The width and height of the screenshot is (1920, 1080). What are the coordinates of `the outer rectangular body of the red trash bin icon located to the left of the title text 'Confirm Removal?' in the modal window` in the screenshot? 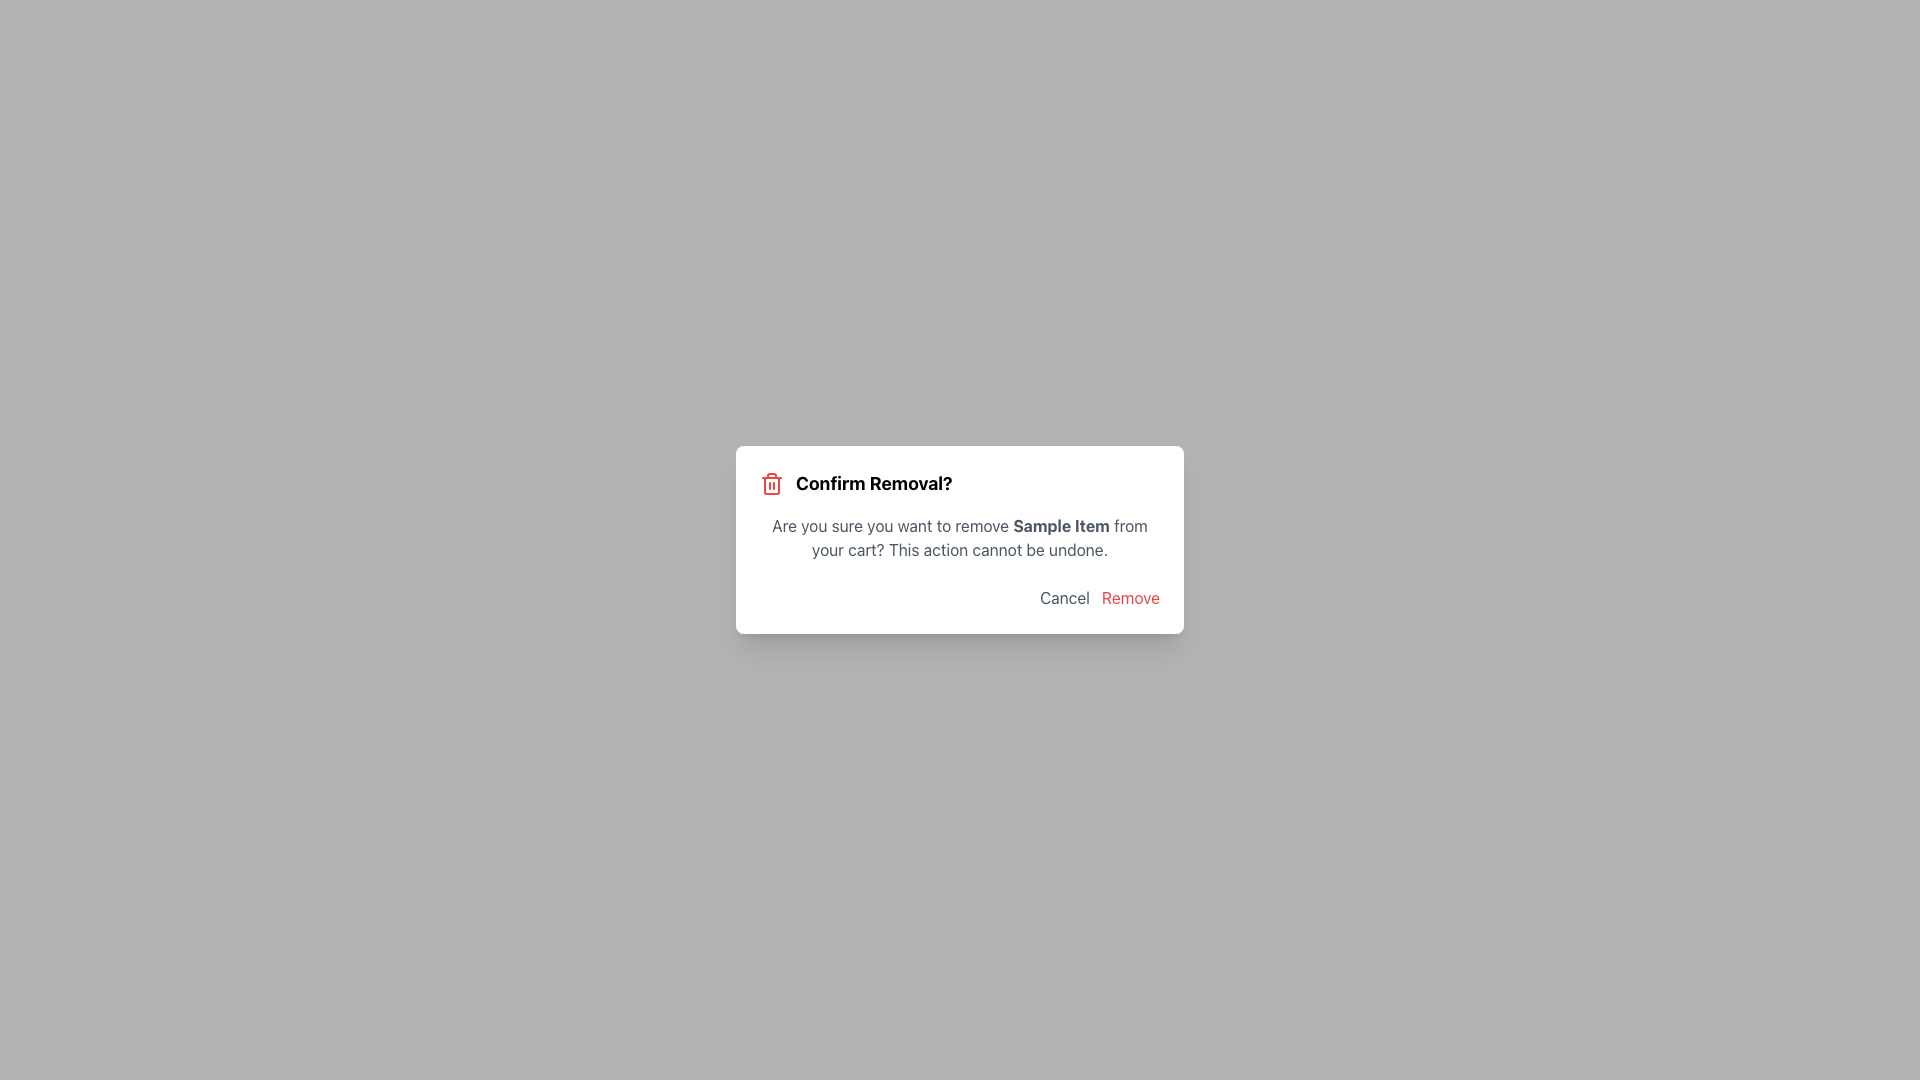 It's located at (771, 486).